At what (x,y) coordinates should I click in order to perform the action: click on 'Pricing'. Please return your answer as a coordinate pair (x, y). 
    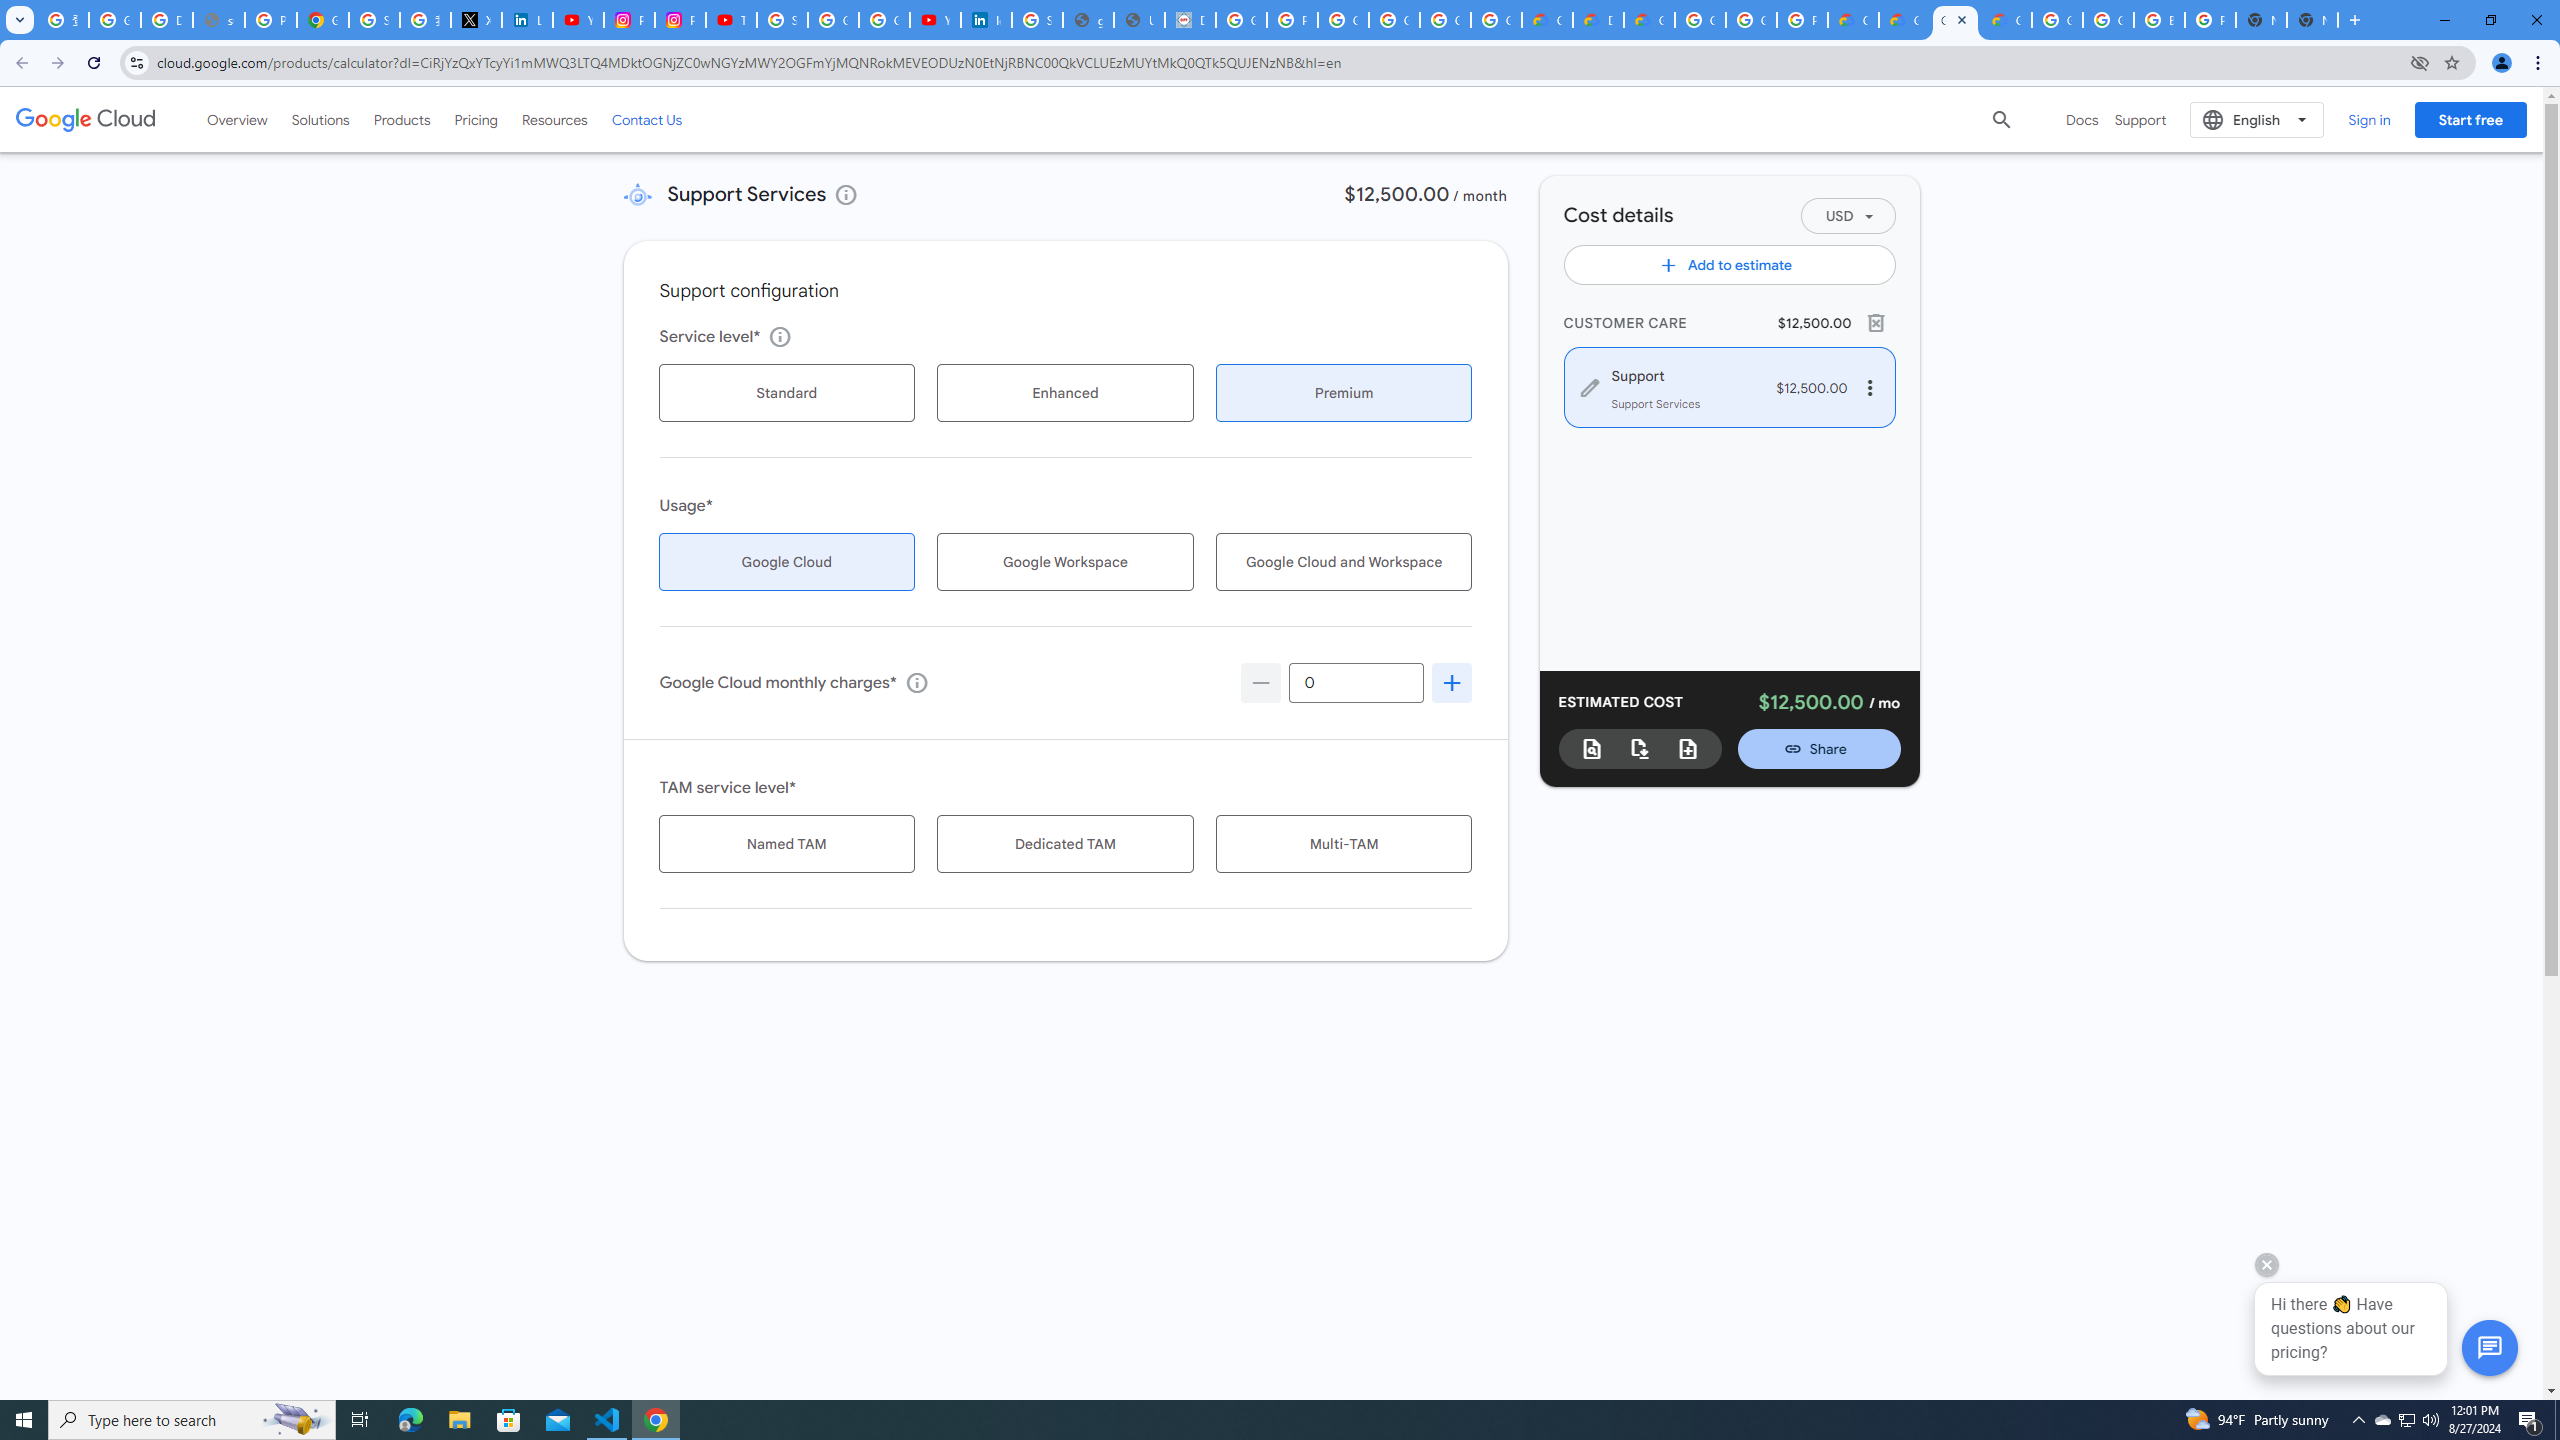
    Looking at the image, I should click on (476, 118).